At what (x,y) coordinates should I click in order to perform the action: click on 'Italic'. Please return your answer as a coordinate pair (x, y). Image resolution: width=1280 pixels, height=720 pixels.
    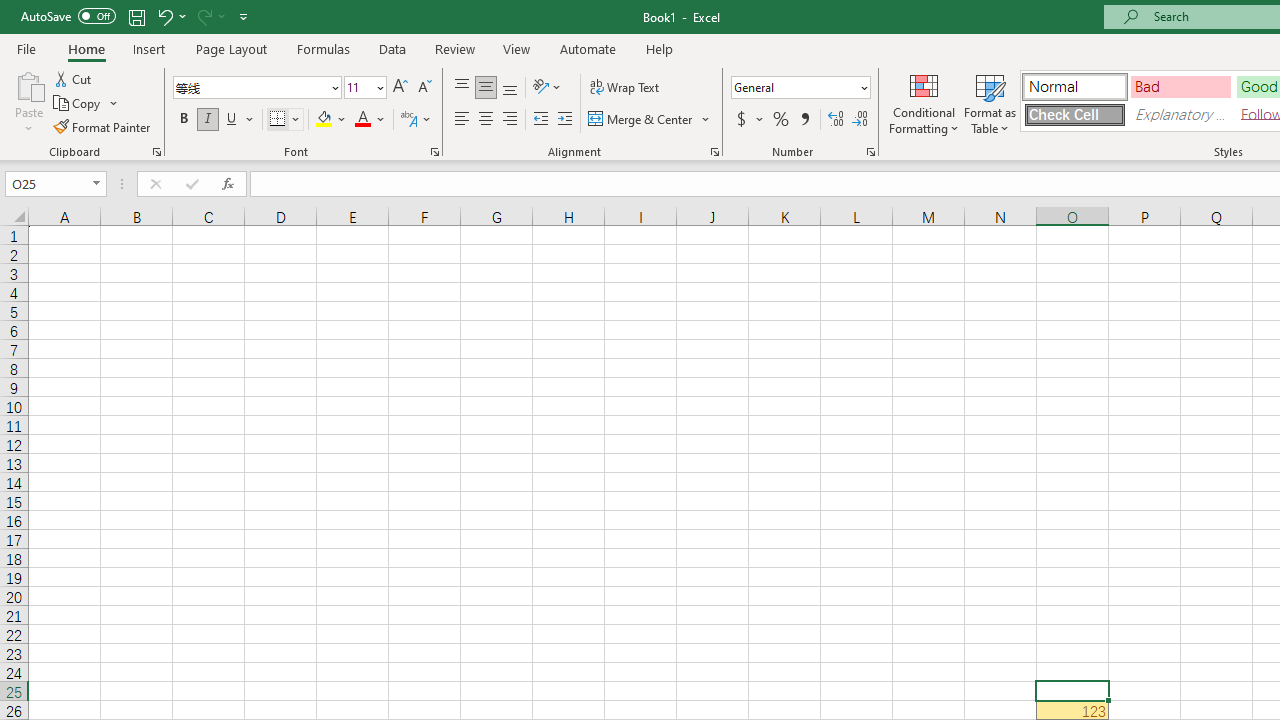
    Looking at the image, I should click on (208, 119).